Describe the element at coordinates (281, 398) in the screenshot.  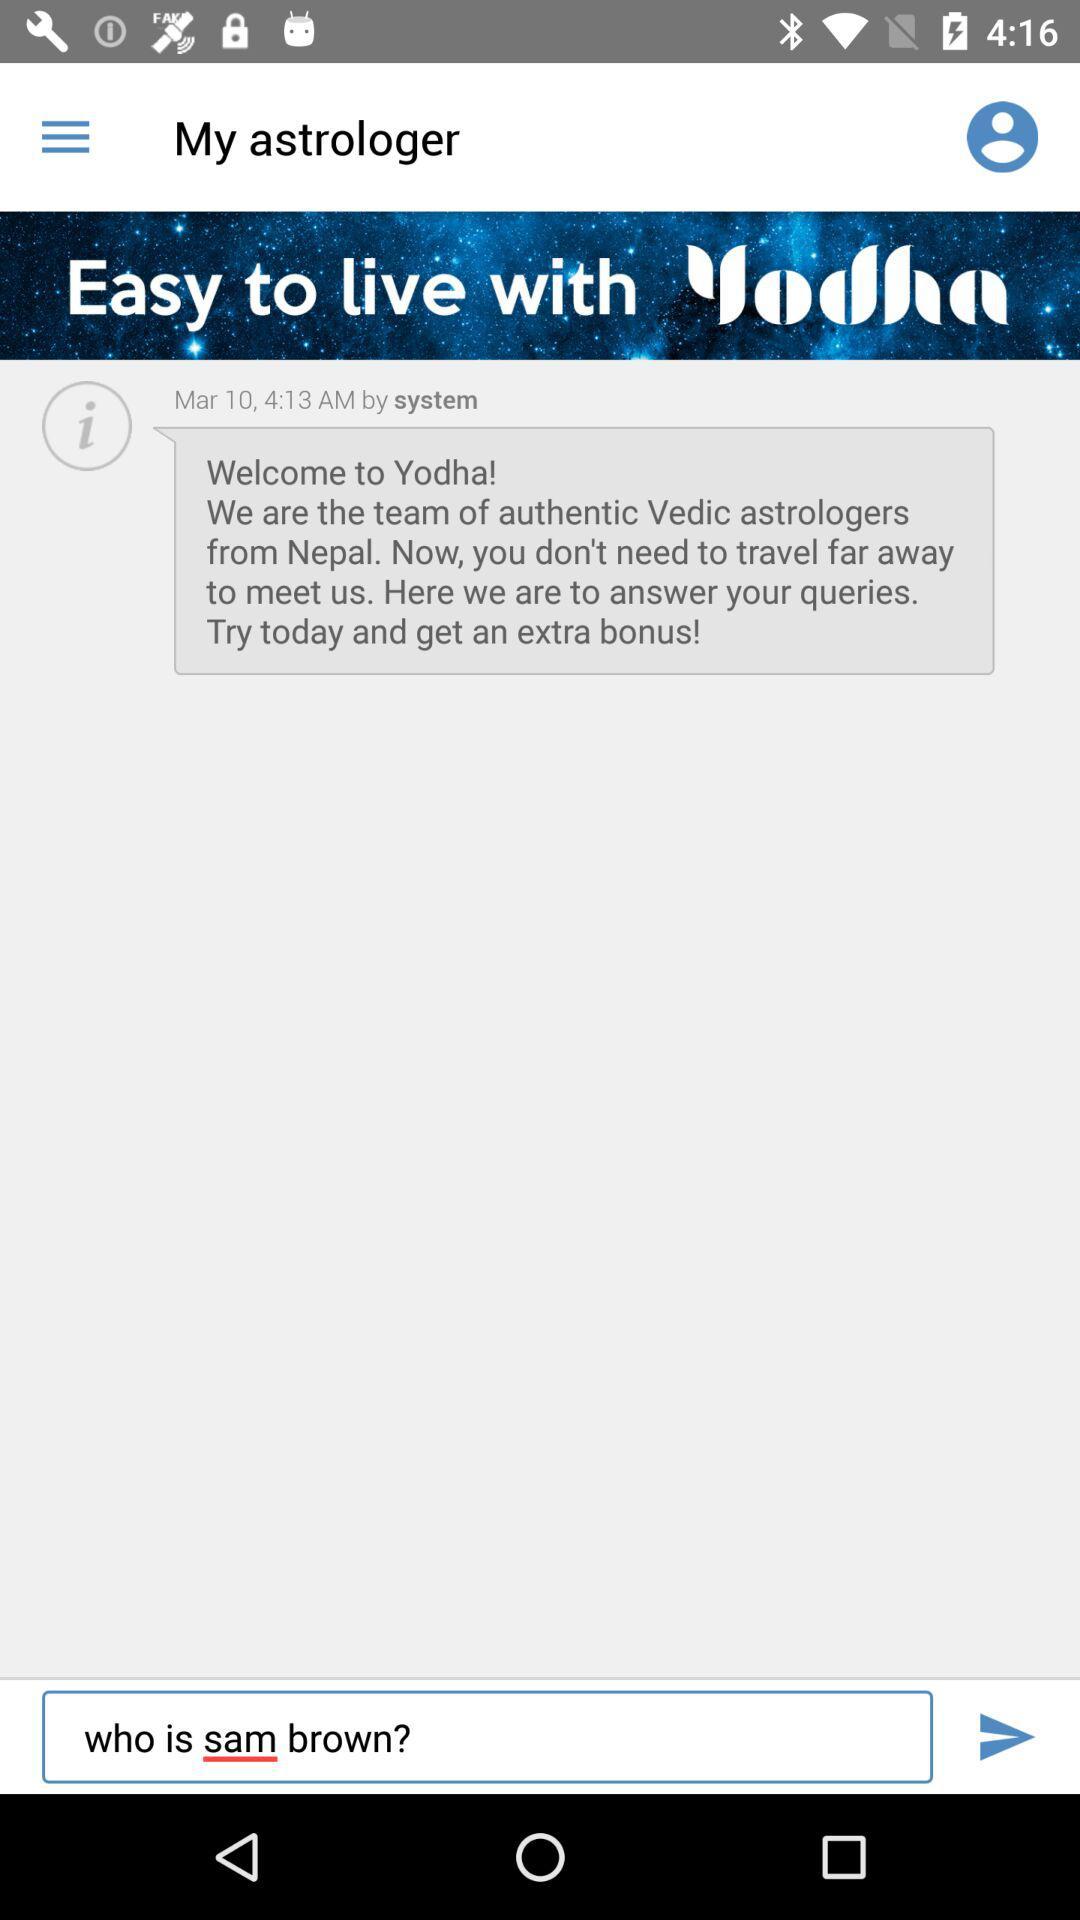
I see `the icon next to the system` at that location.